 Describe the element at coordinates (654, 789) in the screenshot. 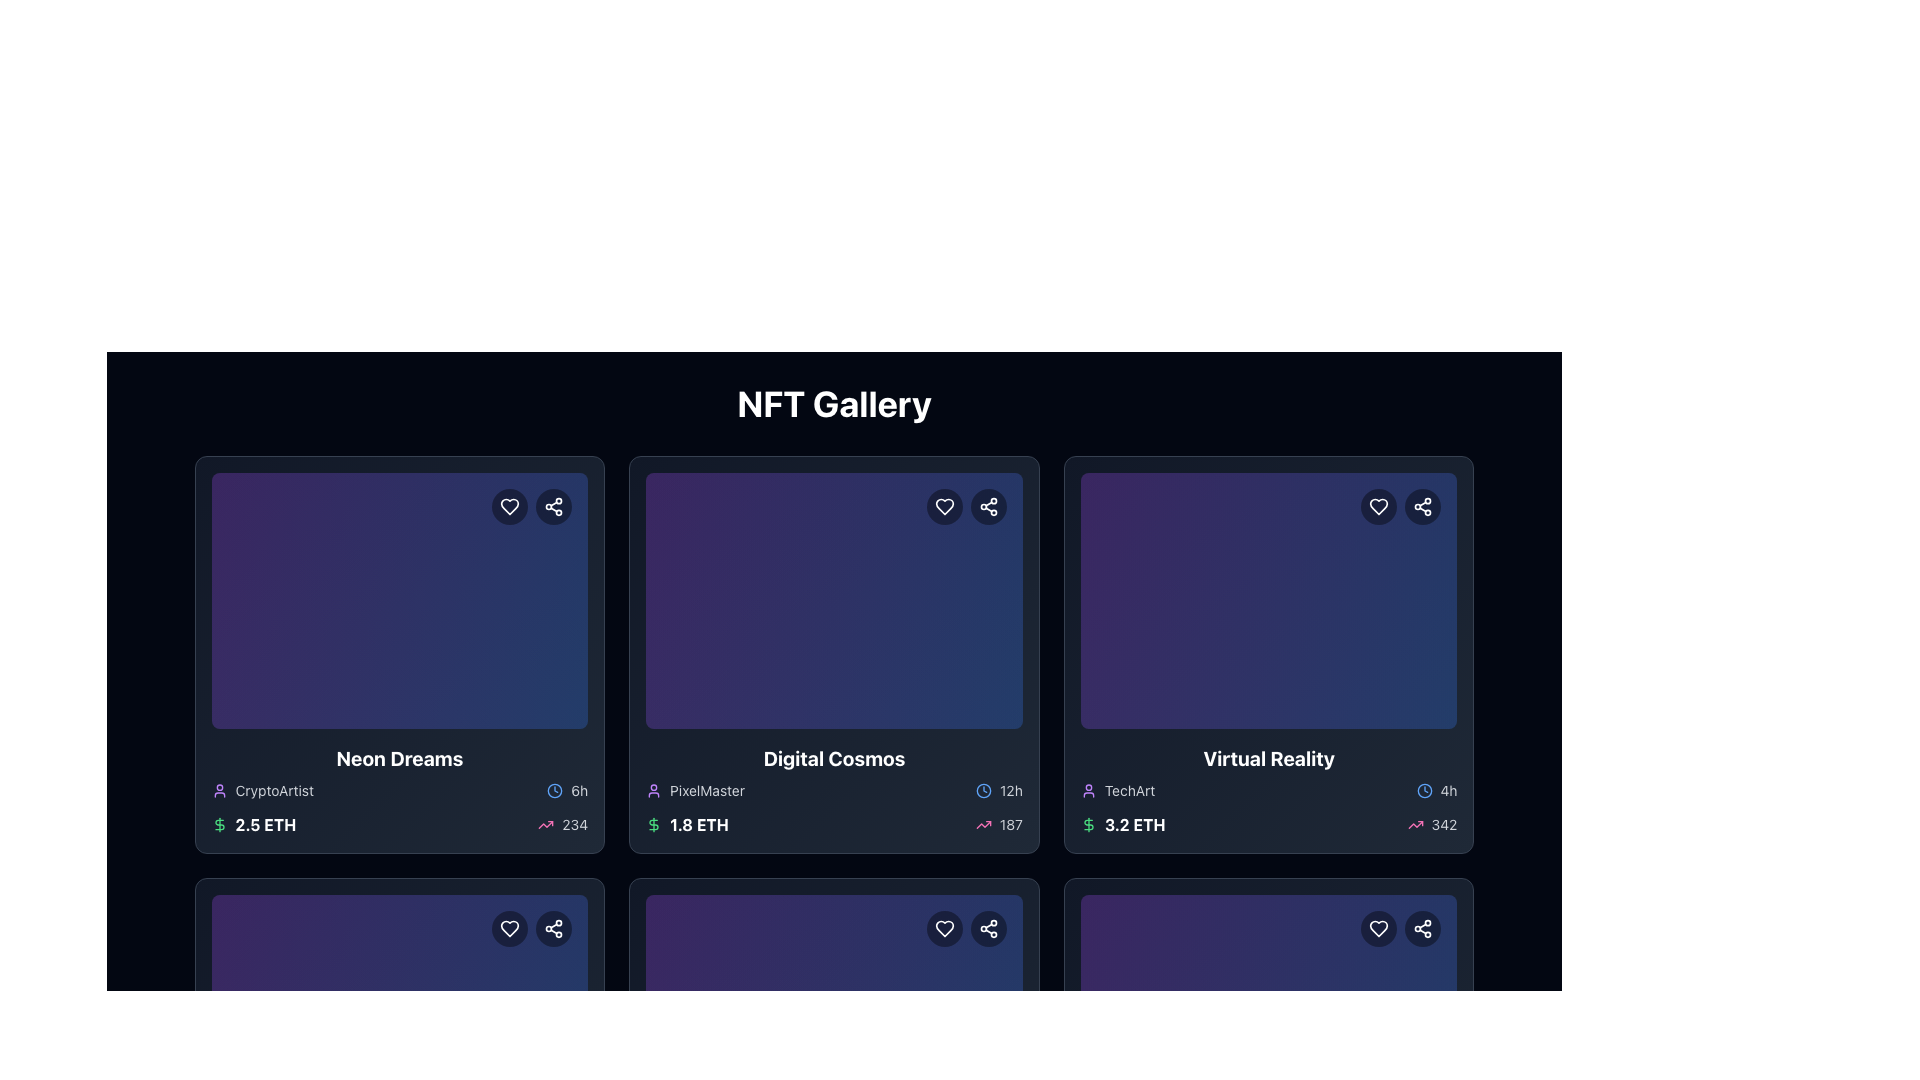

I see `the vibrant purple outline icon of a person located to the left of the text 'PixelMaster' in the bottom right of the second card in the gallery grid` at that location.